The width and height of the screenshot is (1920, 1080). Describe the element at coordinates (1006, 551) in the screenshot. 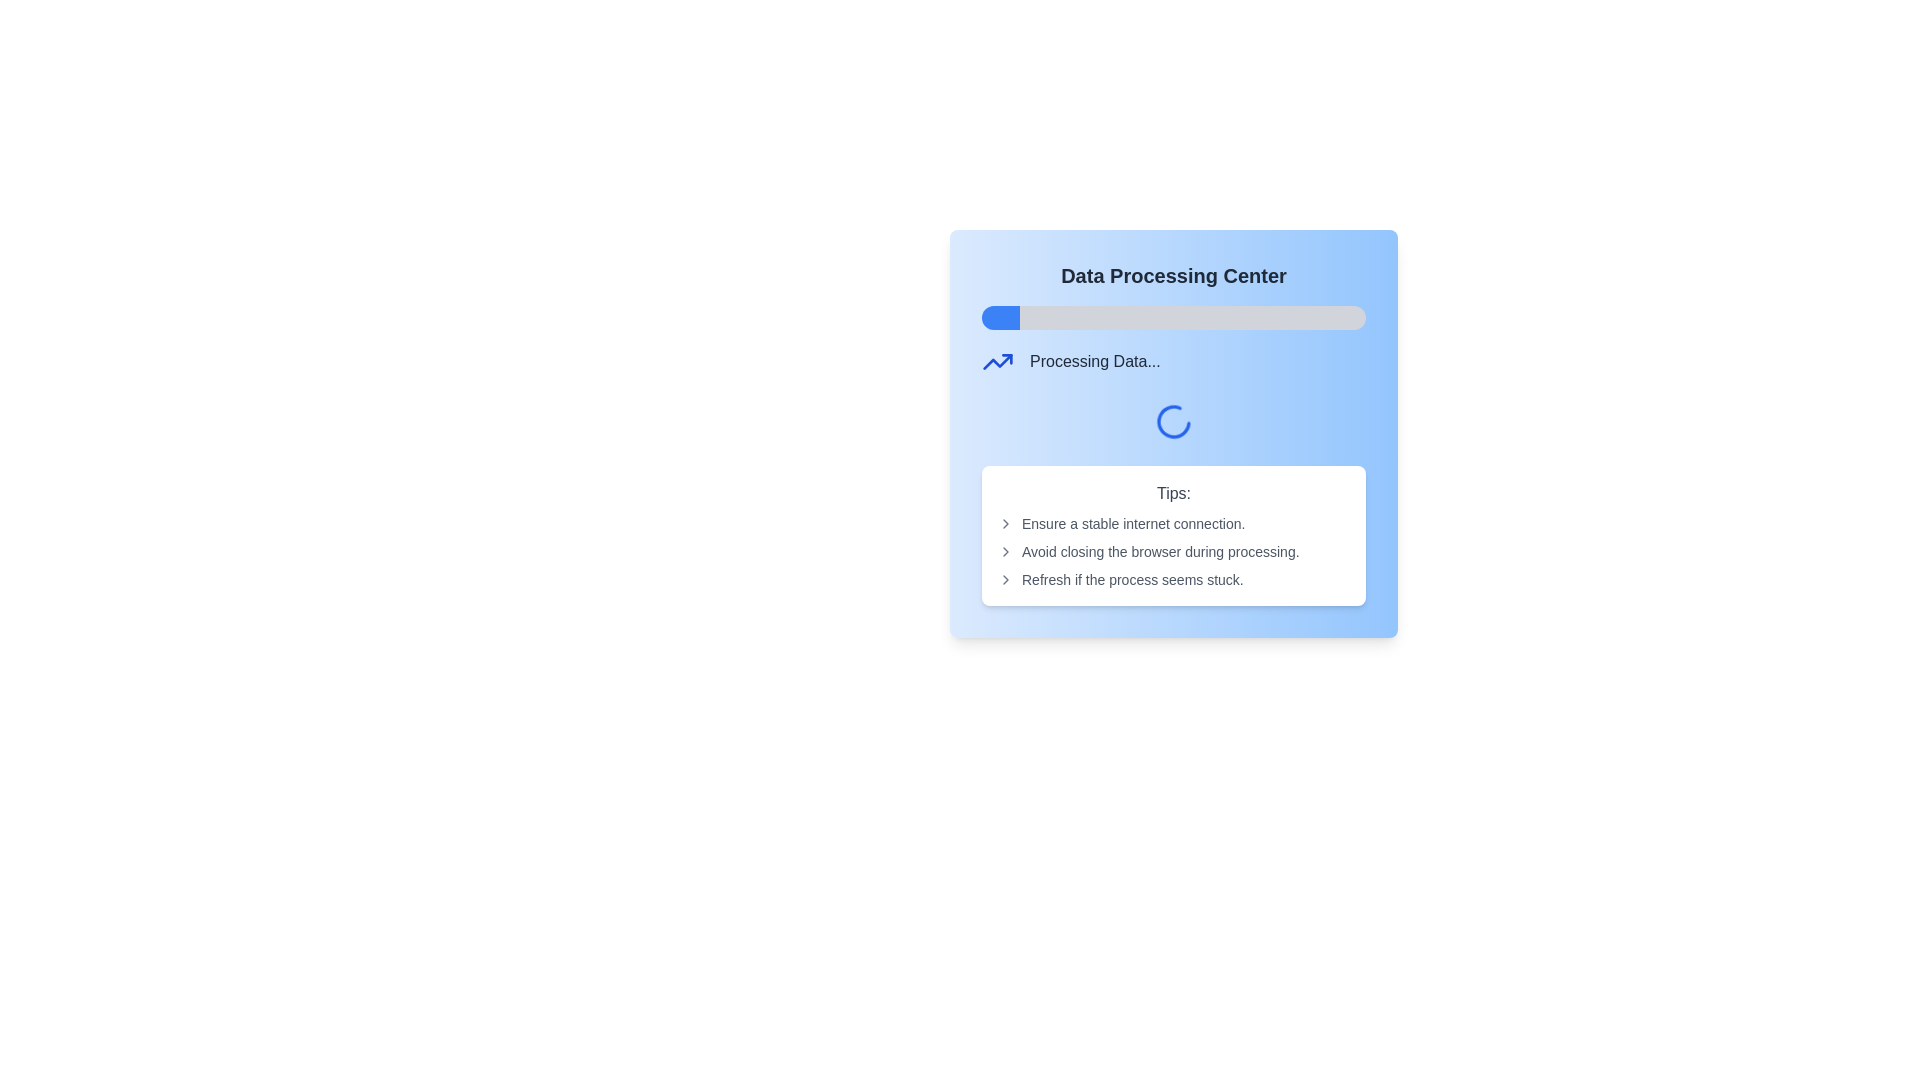

I see `the right-facing chevron arrow icon, which is gray and located to the left of the text 'Avoid closing the browser during processing.' in the Tips section` at that location.